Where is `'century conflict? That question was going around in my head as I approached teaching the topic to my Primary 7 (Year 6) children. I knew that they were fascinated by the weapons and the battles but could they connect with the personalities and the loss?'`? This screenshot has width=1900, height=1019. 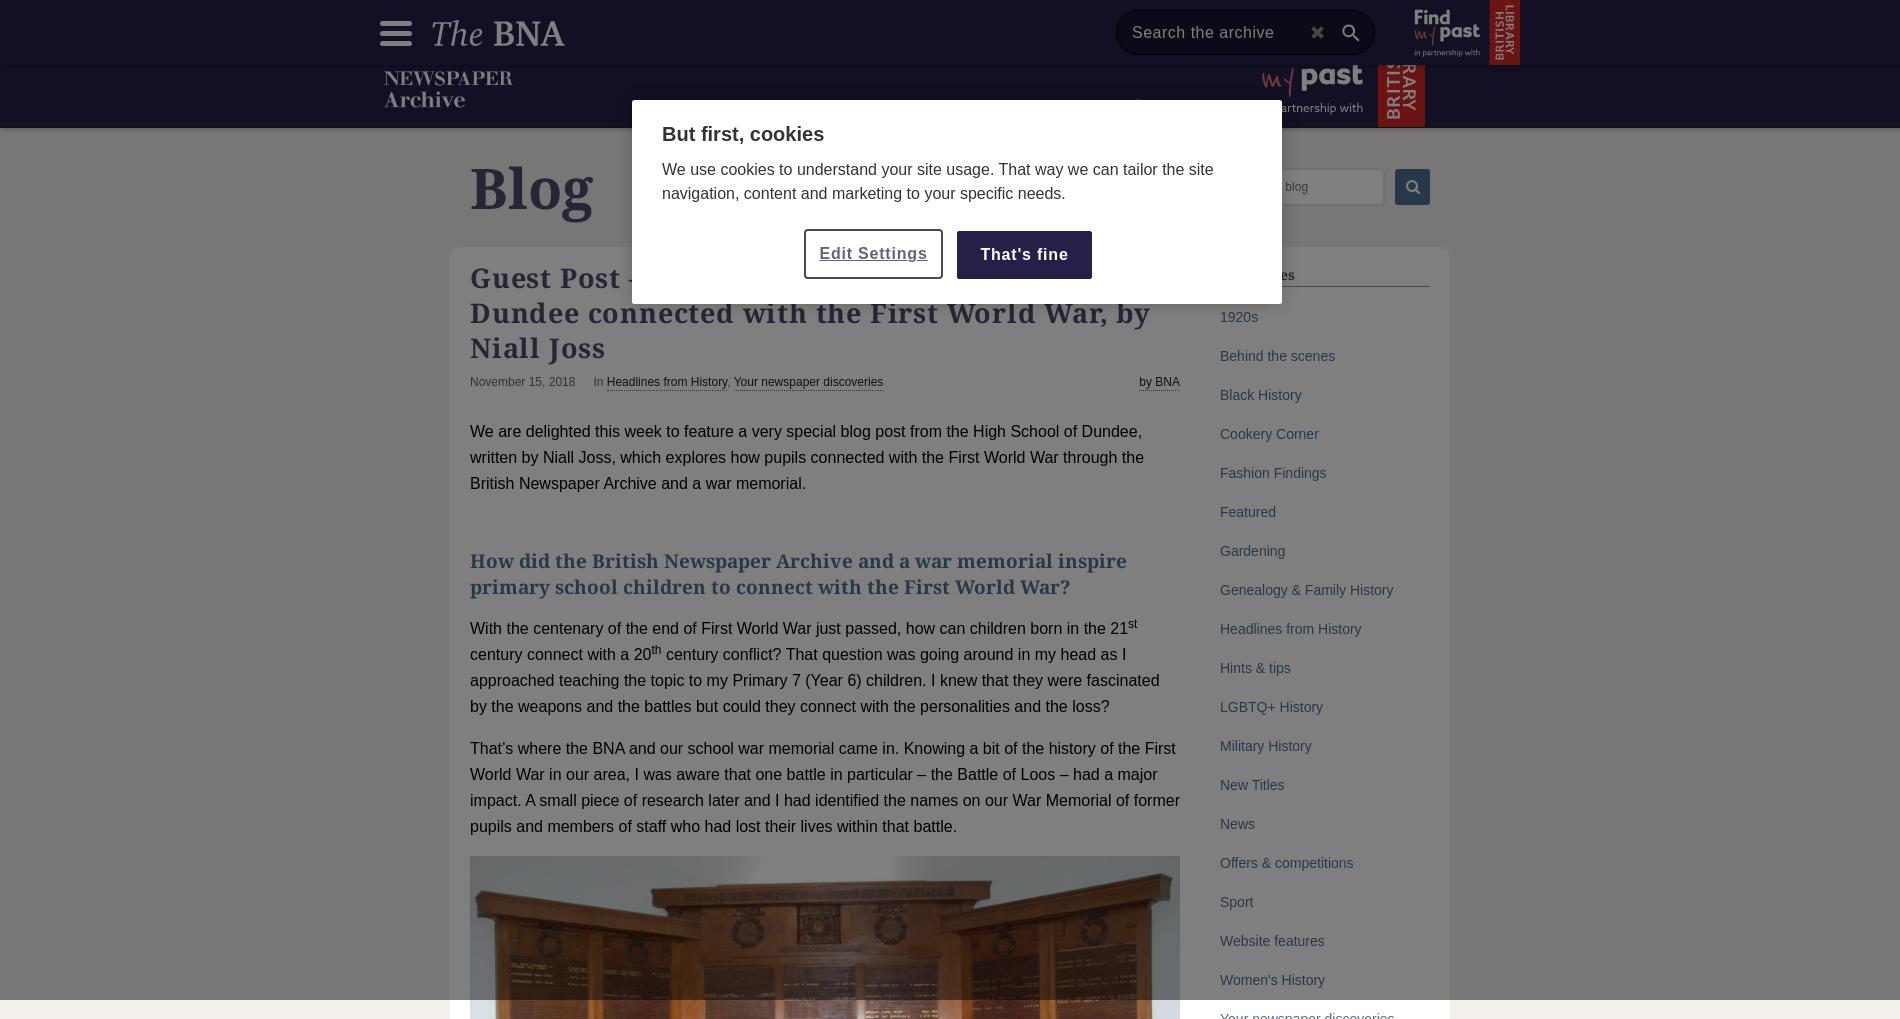 'century conflict? That question was going around in my head as I approached teaching the topic to my Primary 7 (Year 6) children. I knew that they were fascinated by the weapons and the battles but could they connect with the personalities and the loss?' is located at coordinates (813, 679).